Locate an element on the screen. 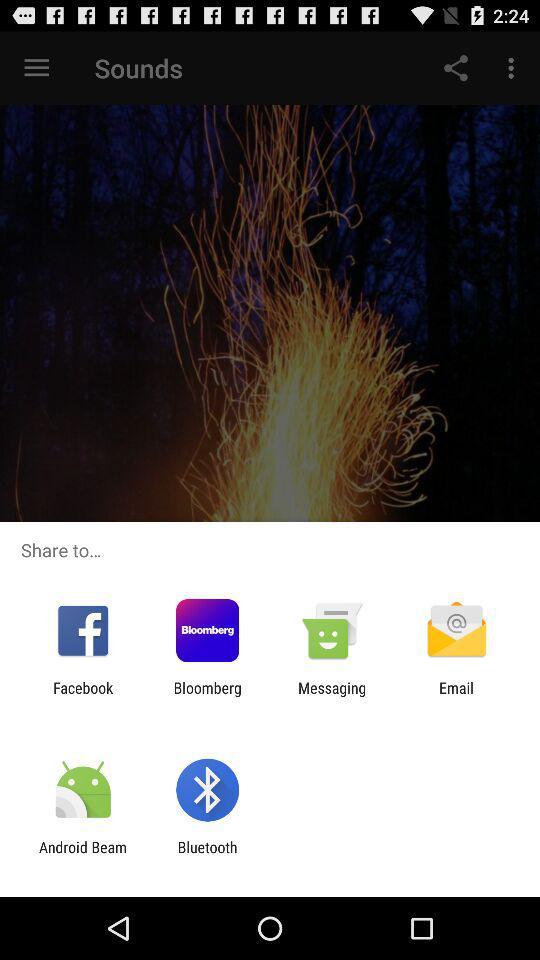 The width and height of the screenshot is (540, 960). the messaging item is located at coordinates (332, 696).